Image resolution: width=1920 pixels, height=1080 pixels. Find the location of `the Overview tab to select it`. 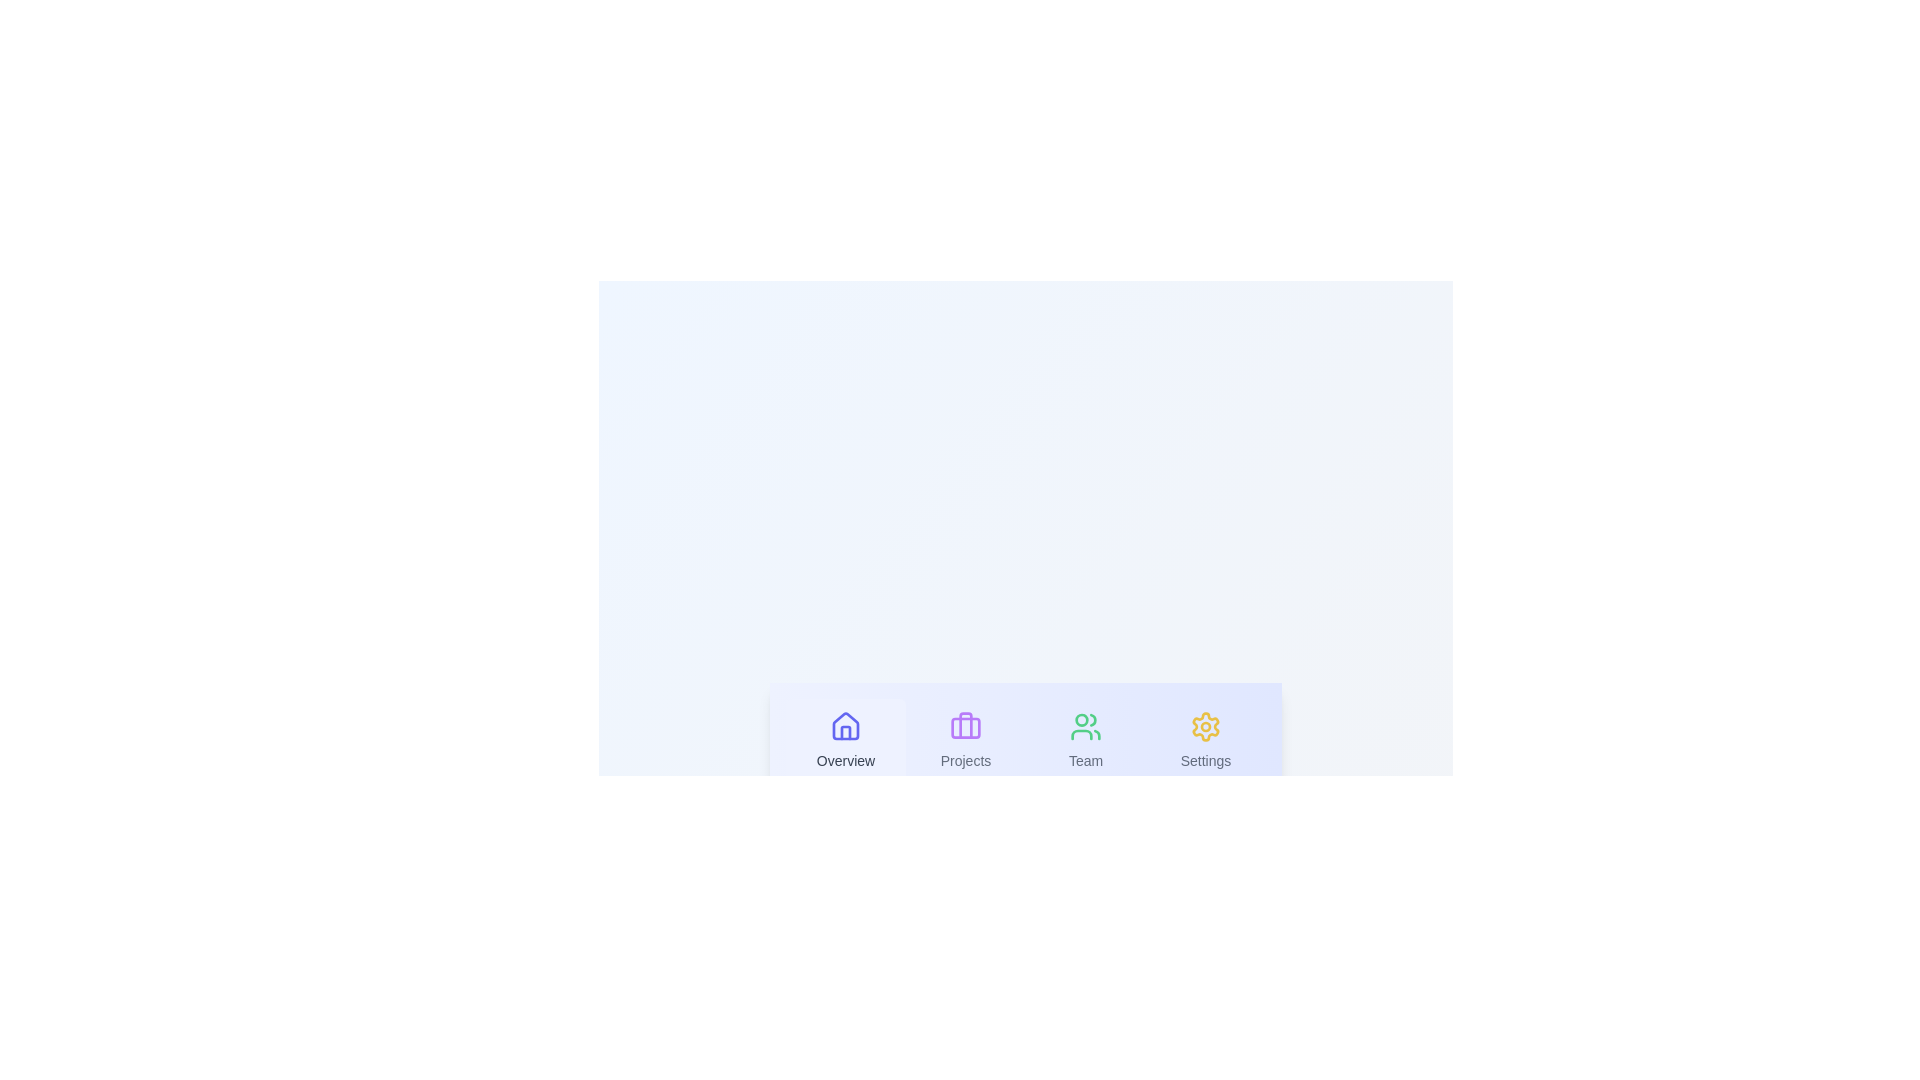

the Overview tab to select it is located at coordinates (845, 742).